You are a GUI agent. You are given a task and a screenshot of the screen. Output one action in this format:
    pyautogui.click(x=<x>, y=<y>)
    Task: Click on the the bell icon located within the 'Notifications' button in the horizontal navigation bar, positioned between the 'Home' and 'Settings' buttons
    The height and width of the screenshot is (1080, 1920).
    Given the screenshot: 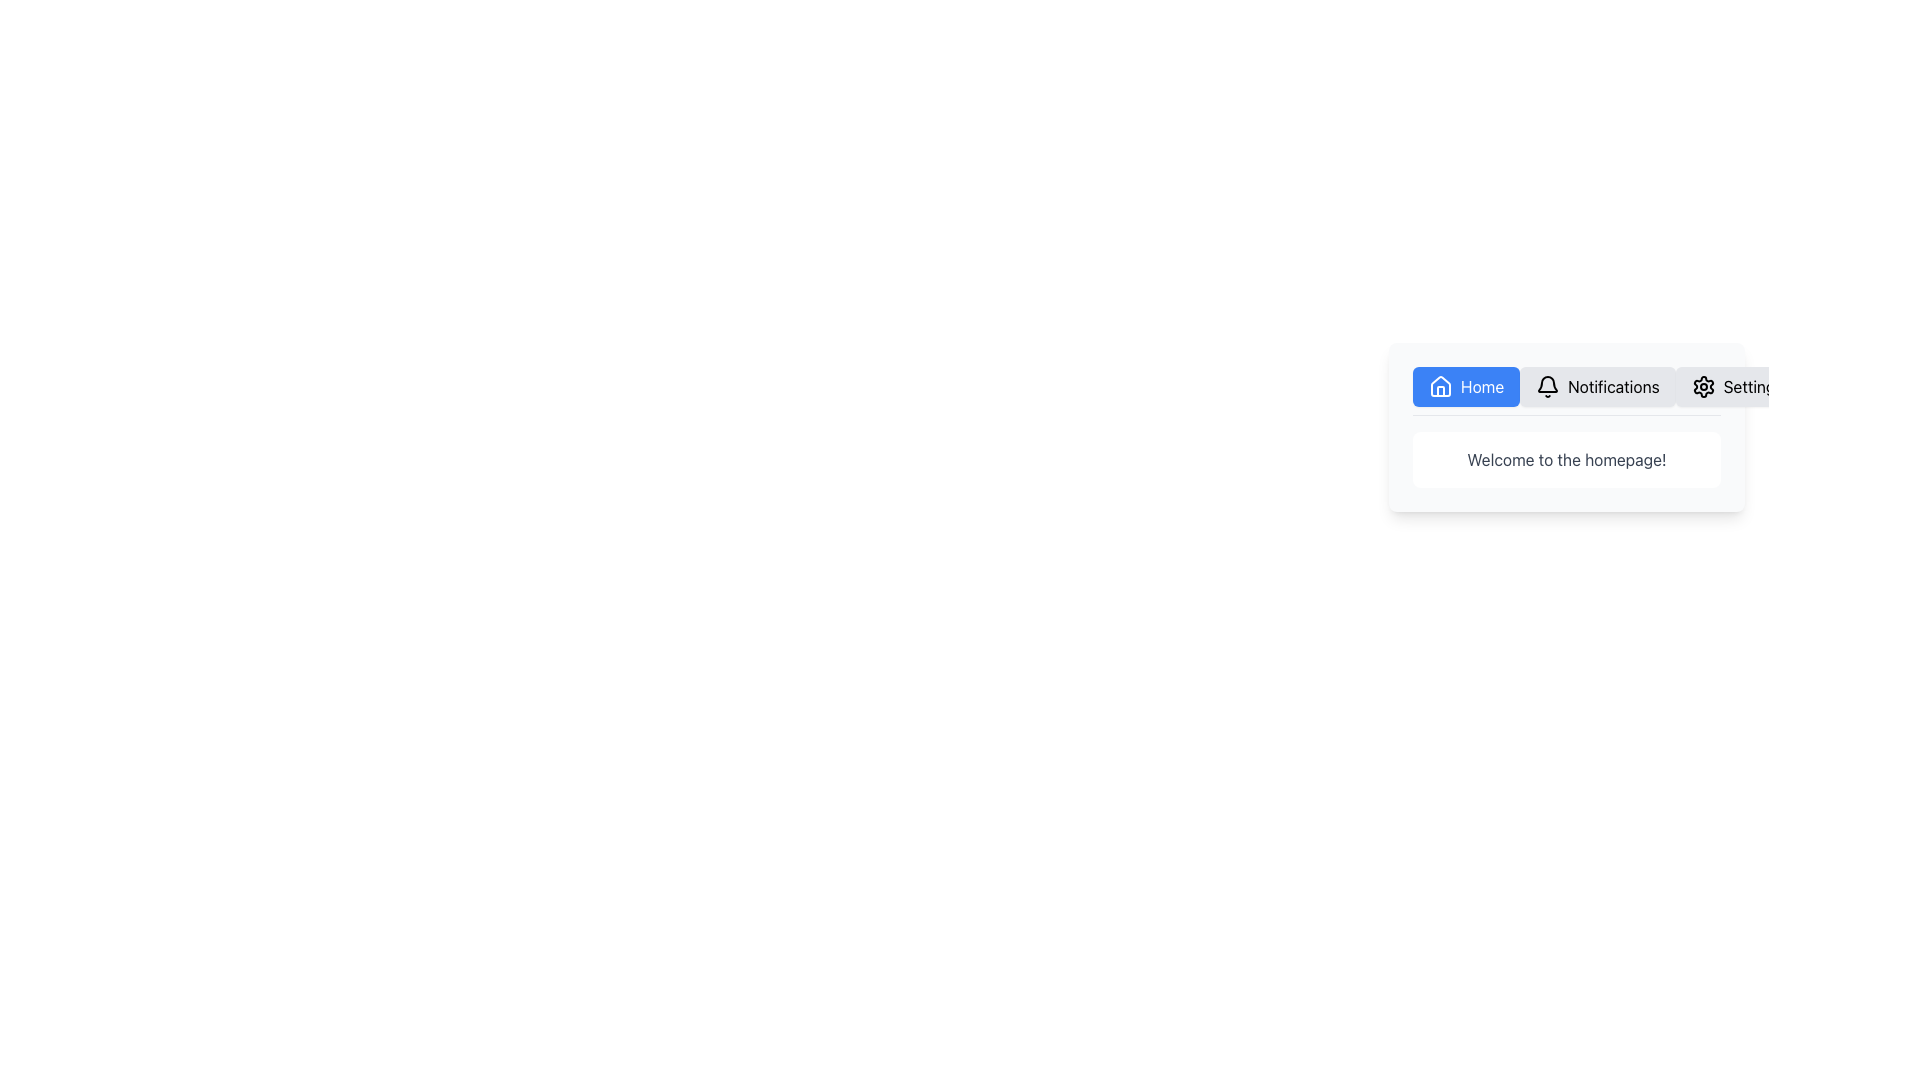 What is the action you would take?
    pyautogui.click(x=1547, y=386)
    